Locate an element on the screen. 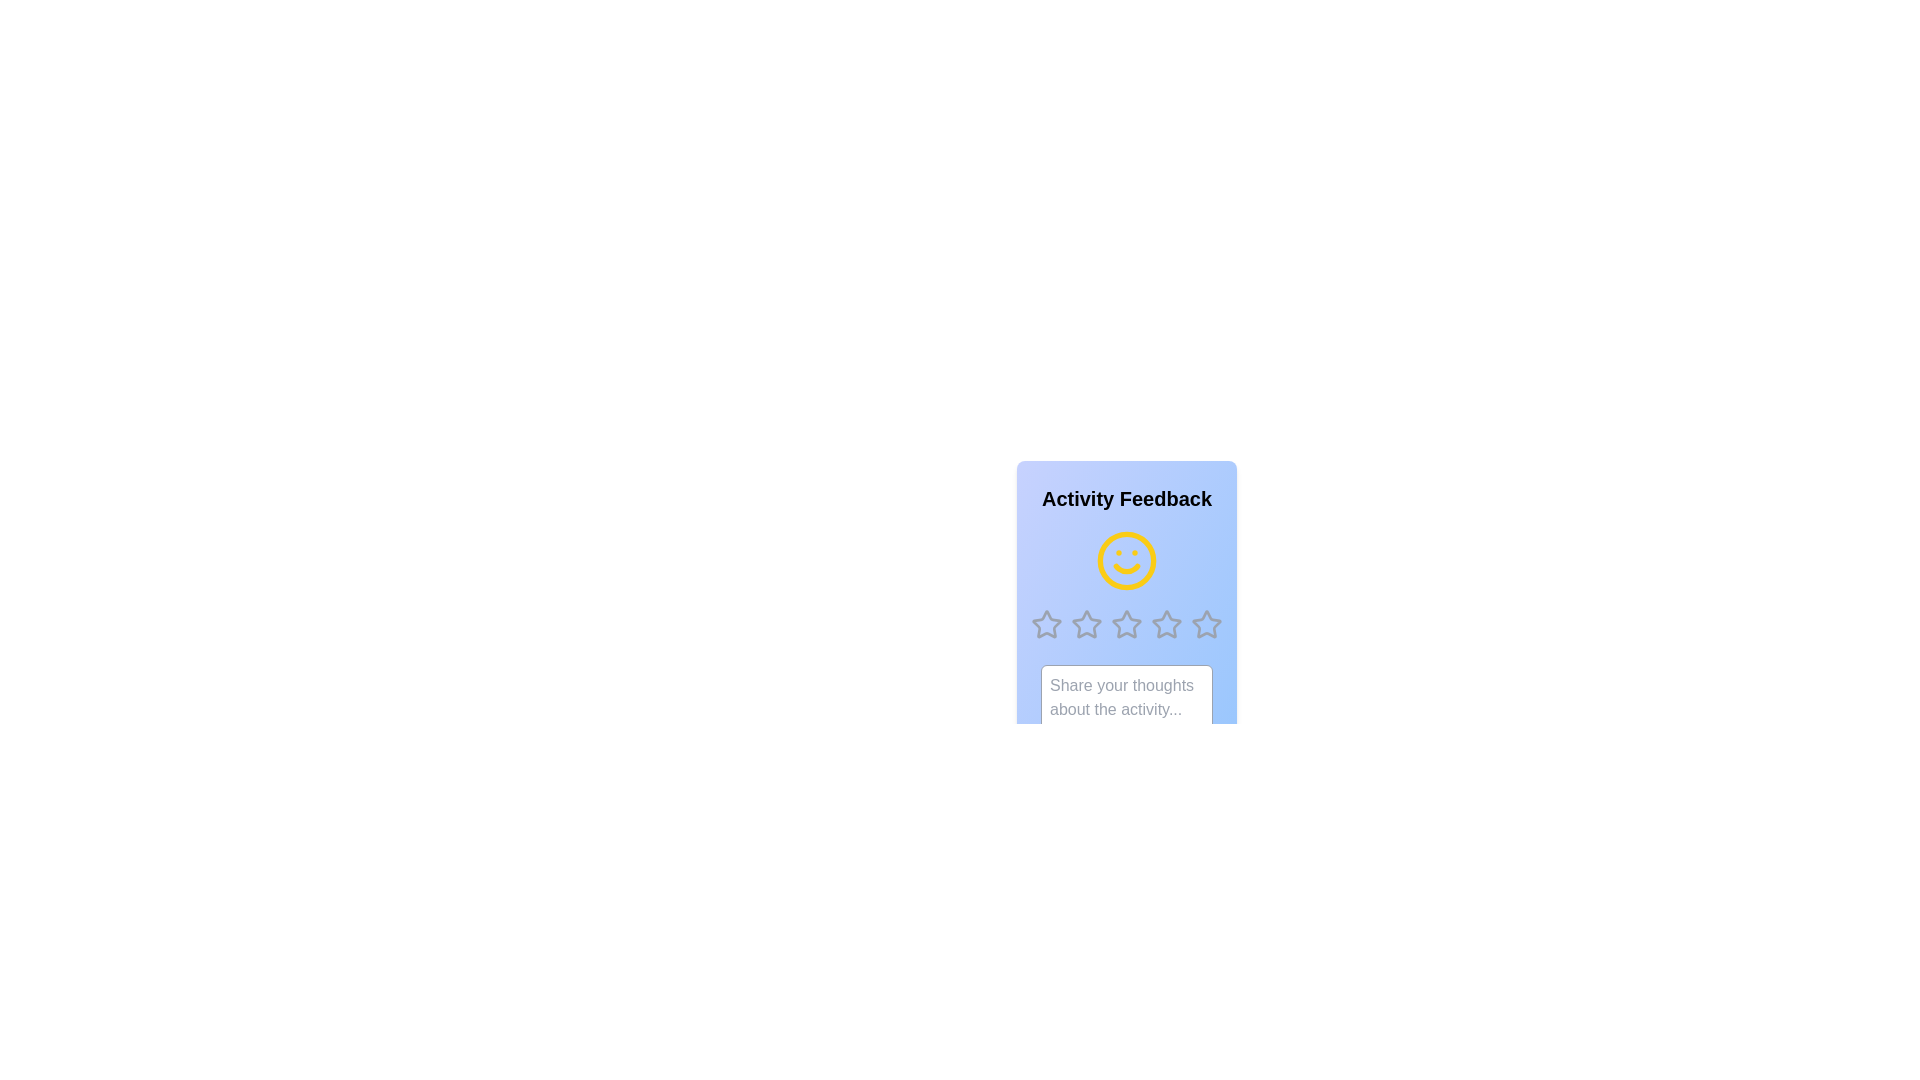  the third star-shaped icon in the star rating component located below the text 'Activity Feedback' is located at coordinates (1127, 623).